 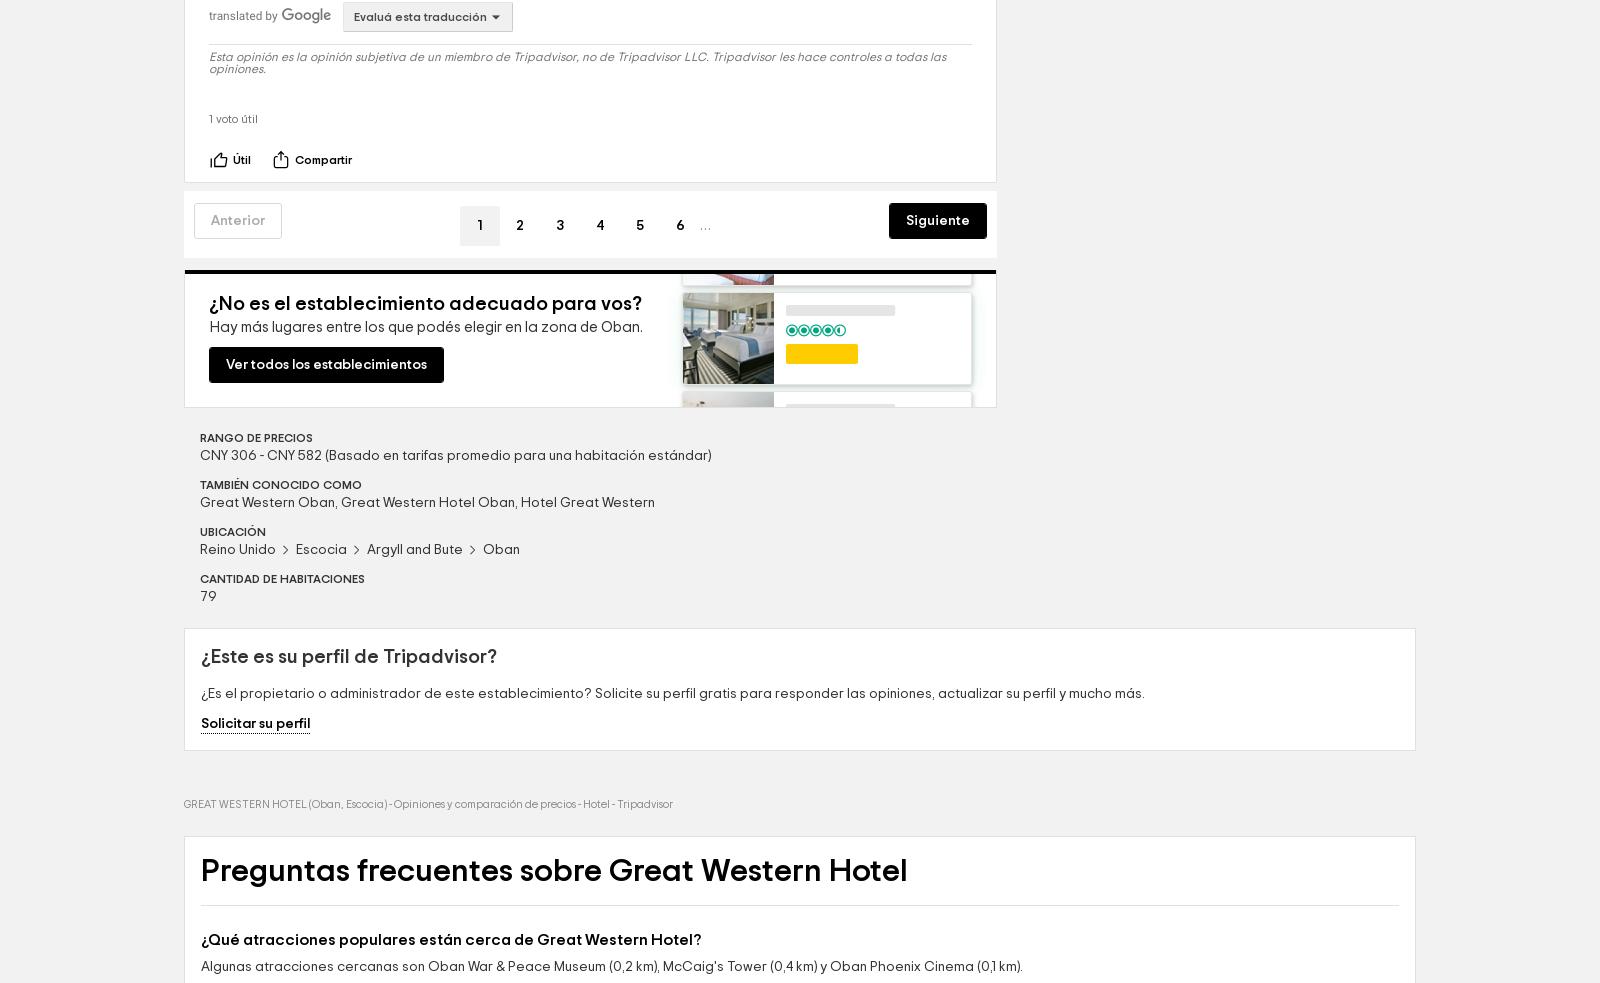 I want to click on 'Útil', so click(x=232, y=299).